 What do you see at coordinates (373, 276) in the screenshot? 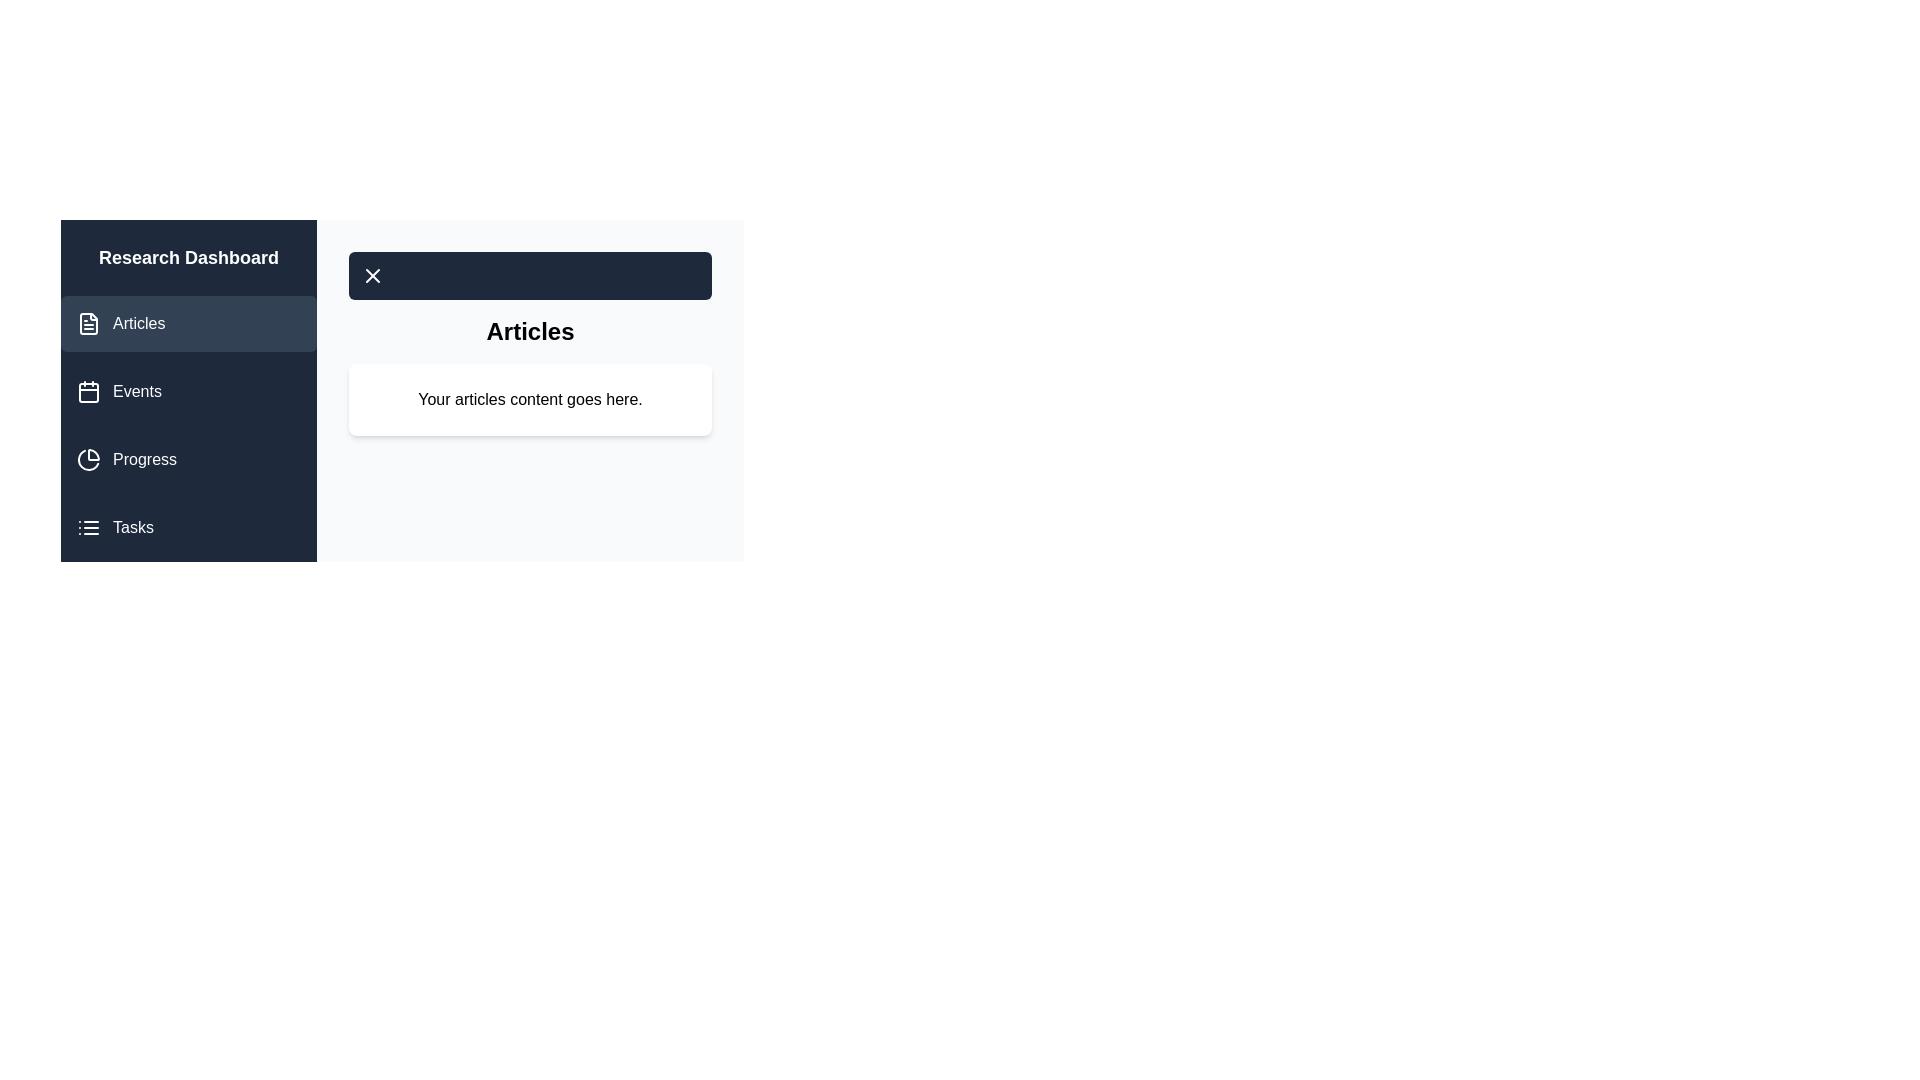
I see `button in the top-left corner of the main content area to toggle the sidebar visibility` at bounding box center [373, 276].